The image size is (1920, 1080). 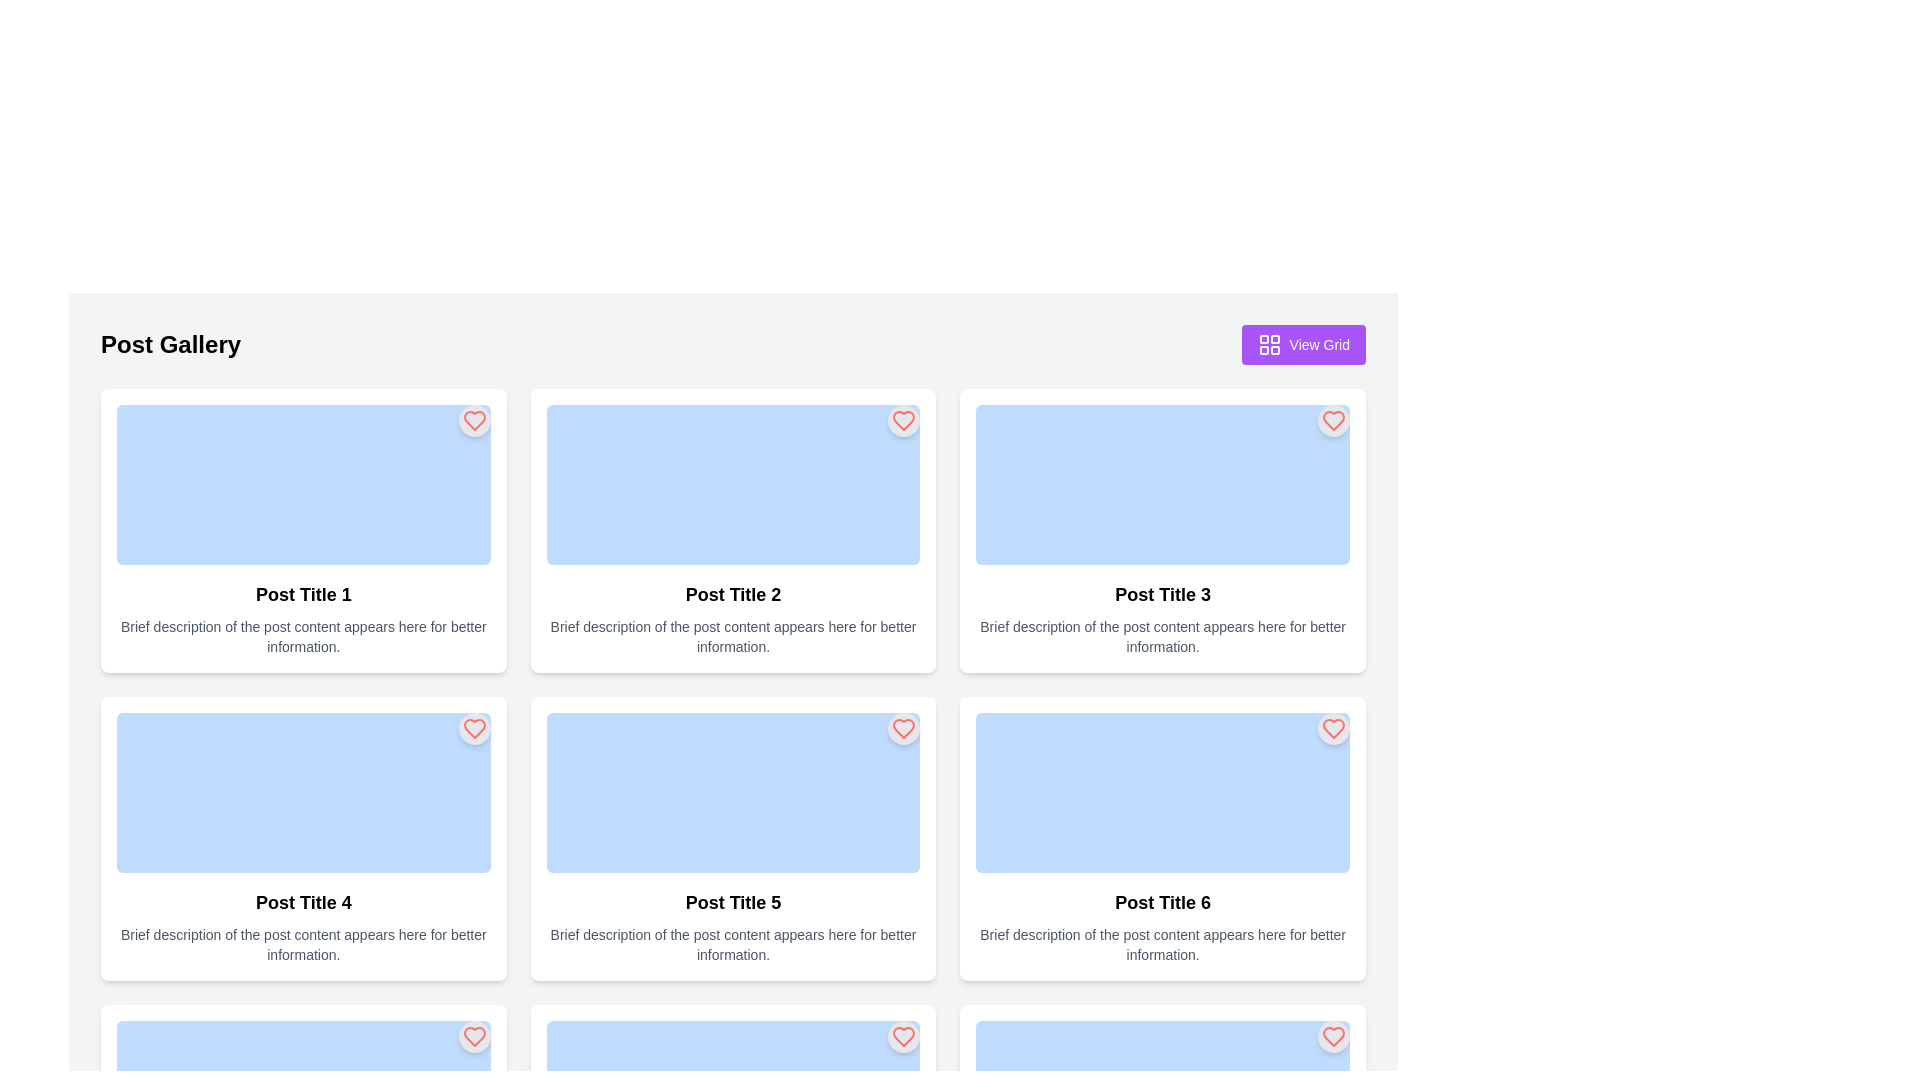 I want to click on the heart icon in the upper-right corner of the card labeled 'Post Title 6', so click(x=1334, y=1036).